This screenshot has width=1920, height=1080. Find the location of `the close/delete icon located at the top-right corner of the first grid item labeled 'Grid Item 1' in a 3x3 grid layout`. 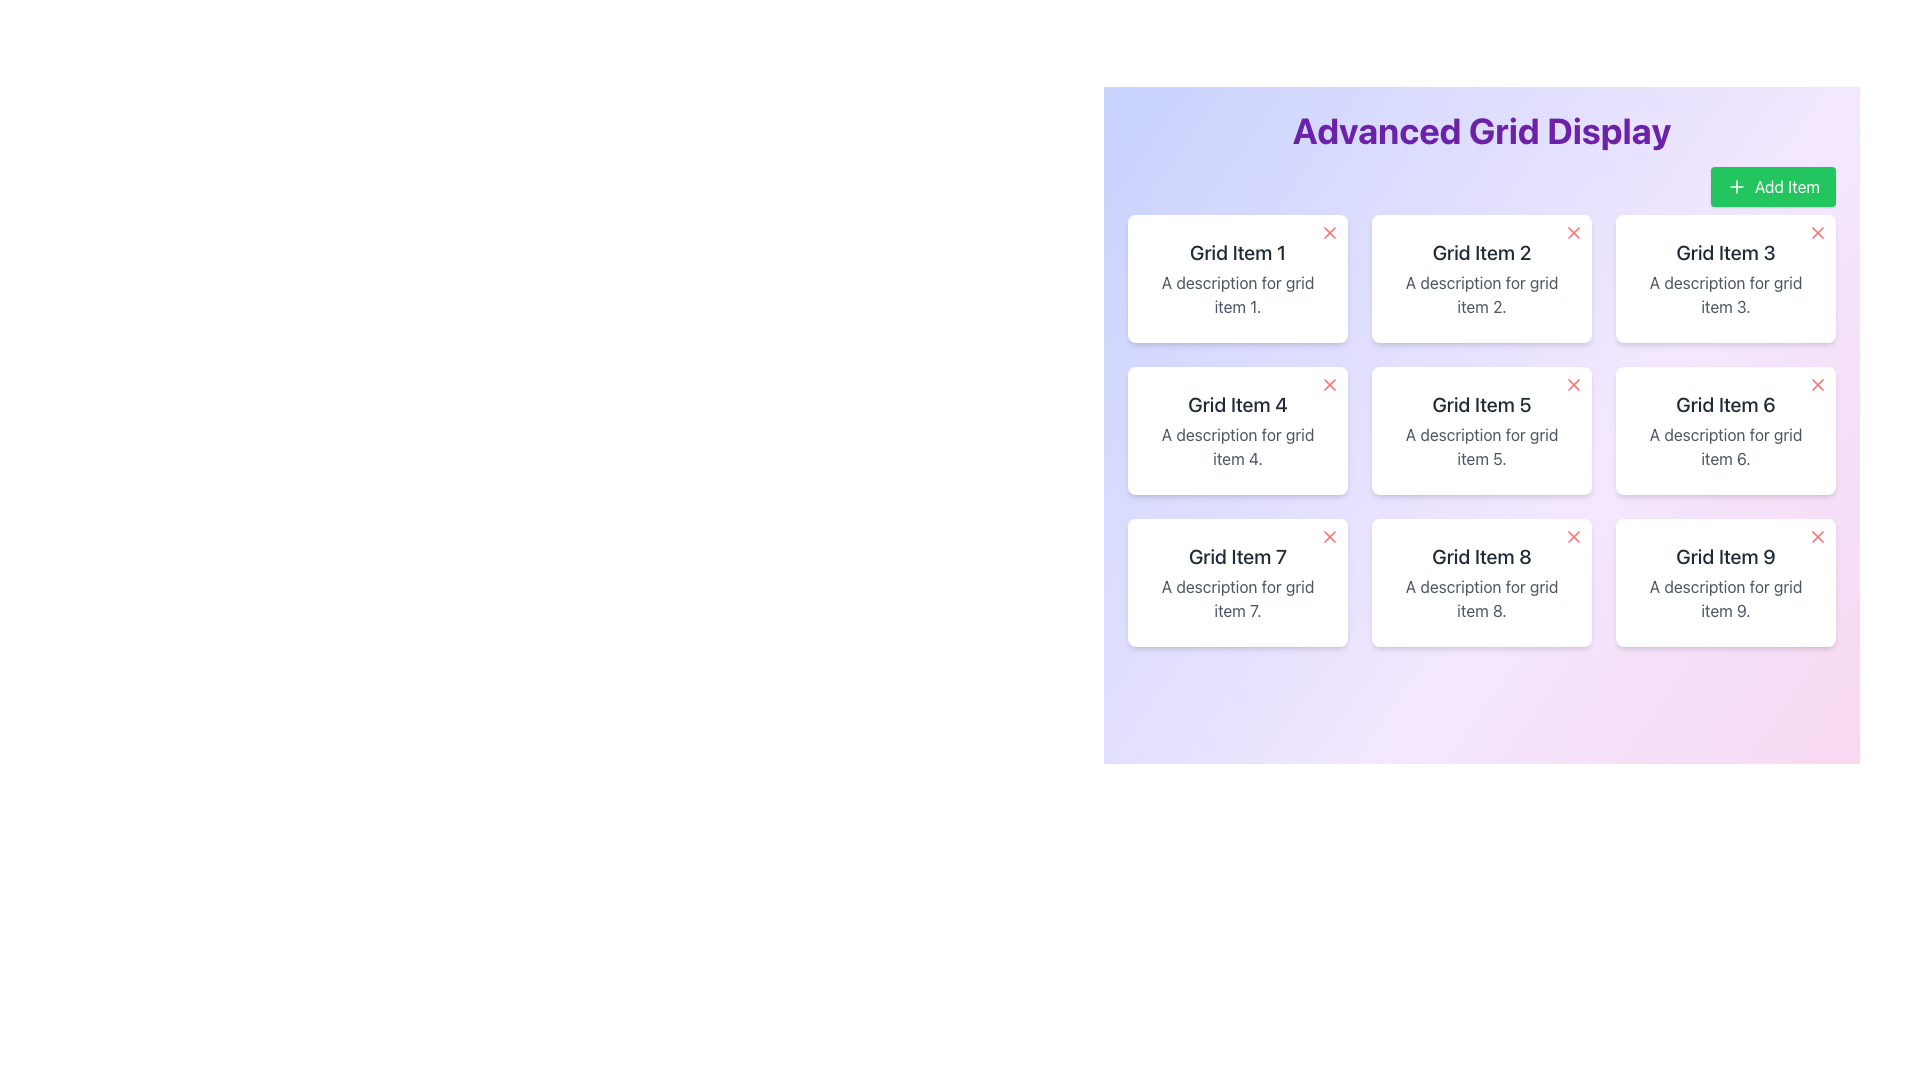

the close/delete icon located at the top-right corner of the first grid item labeled 'Grid Item 1' in a 3x3 grid layout is located at coordinates (1329, 231).